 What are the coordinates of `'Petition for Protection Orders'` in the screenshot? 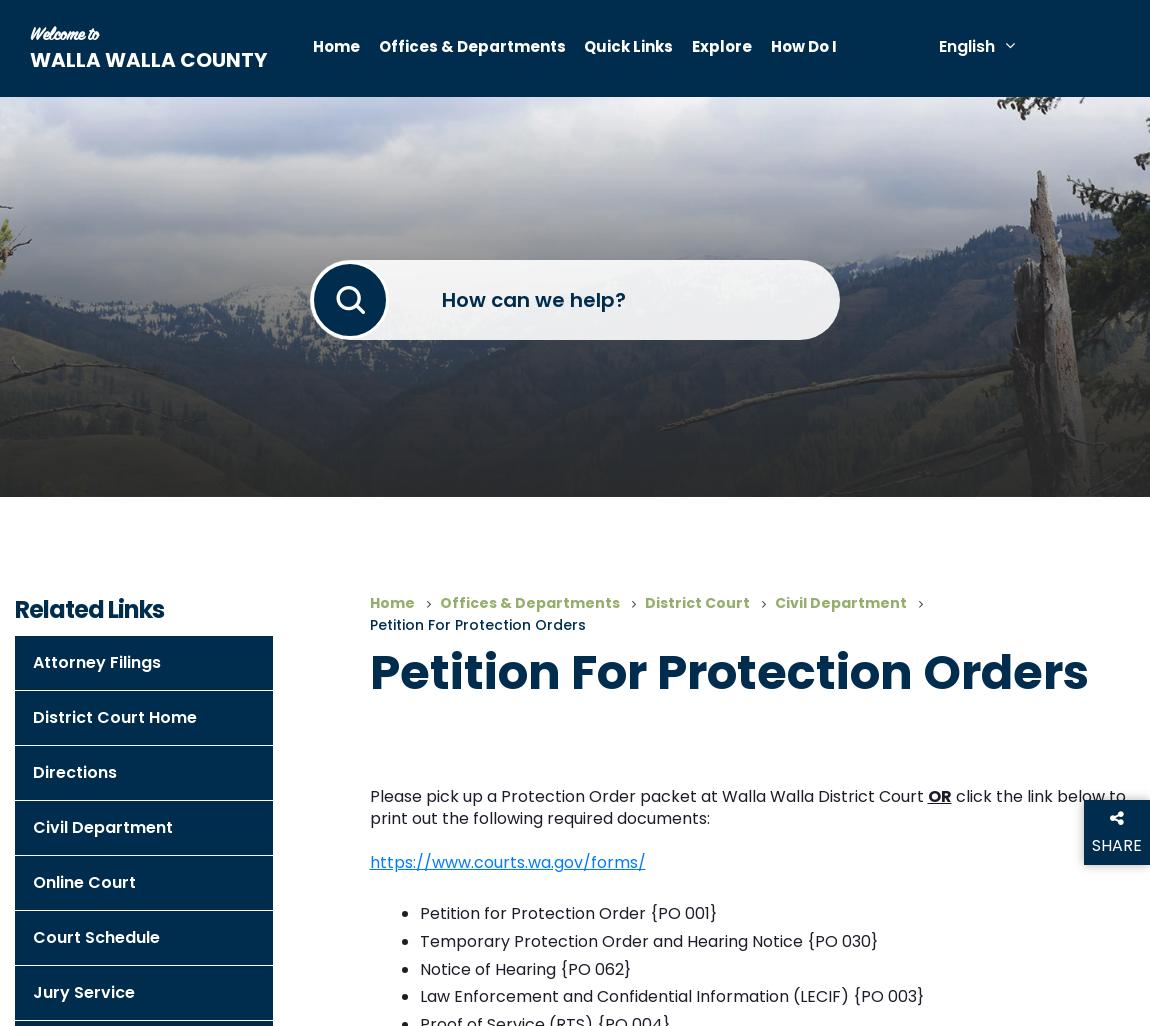 It's located at (477, 624).